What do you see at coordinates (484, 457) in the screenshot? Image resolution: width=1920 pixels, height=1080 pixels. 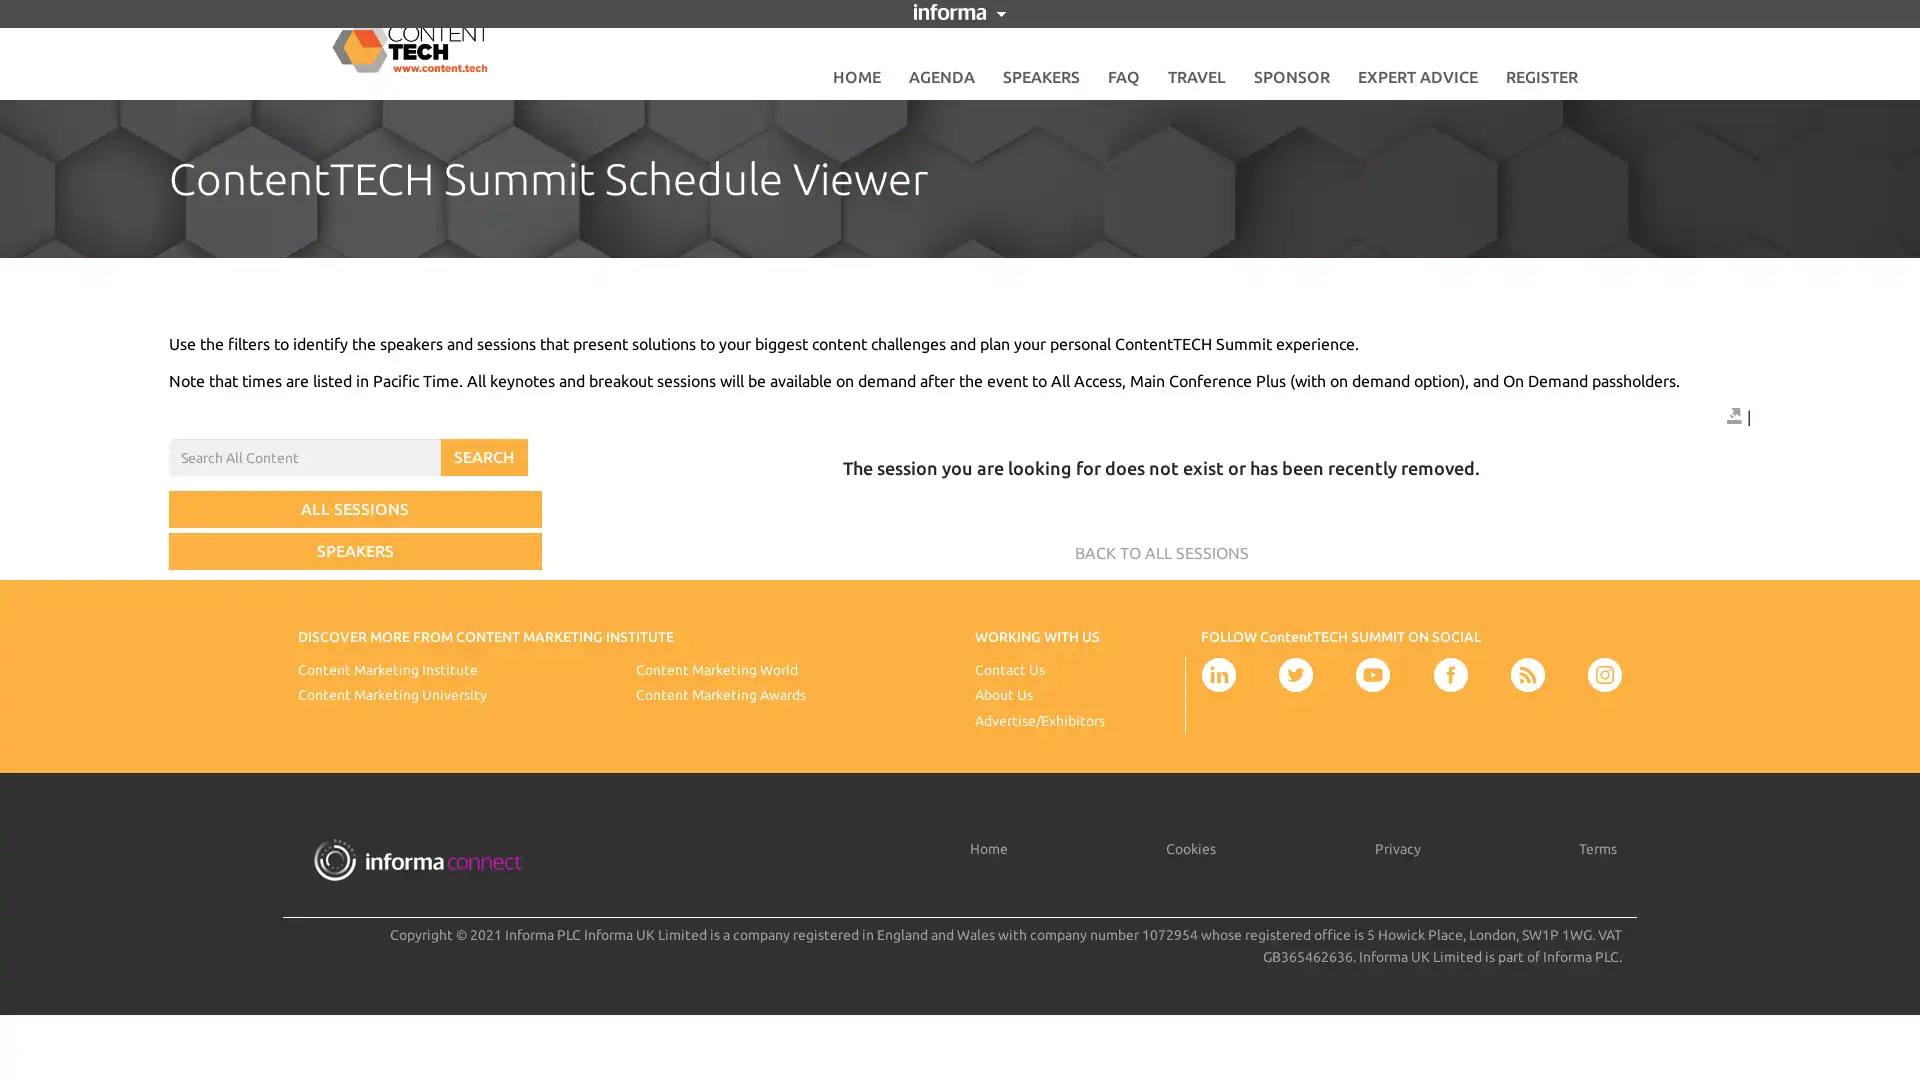 I see `SEARCH` at bounding box center [484, 457].